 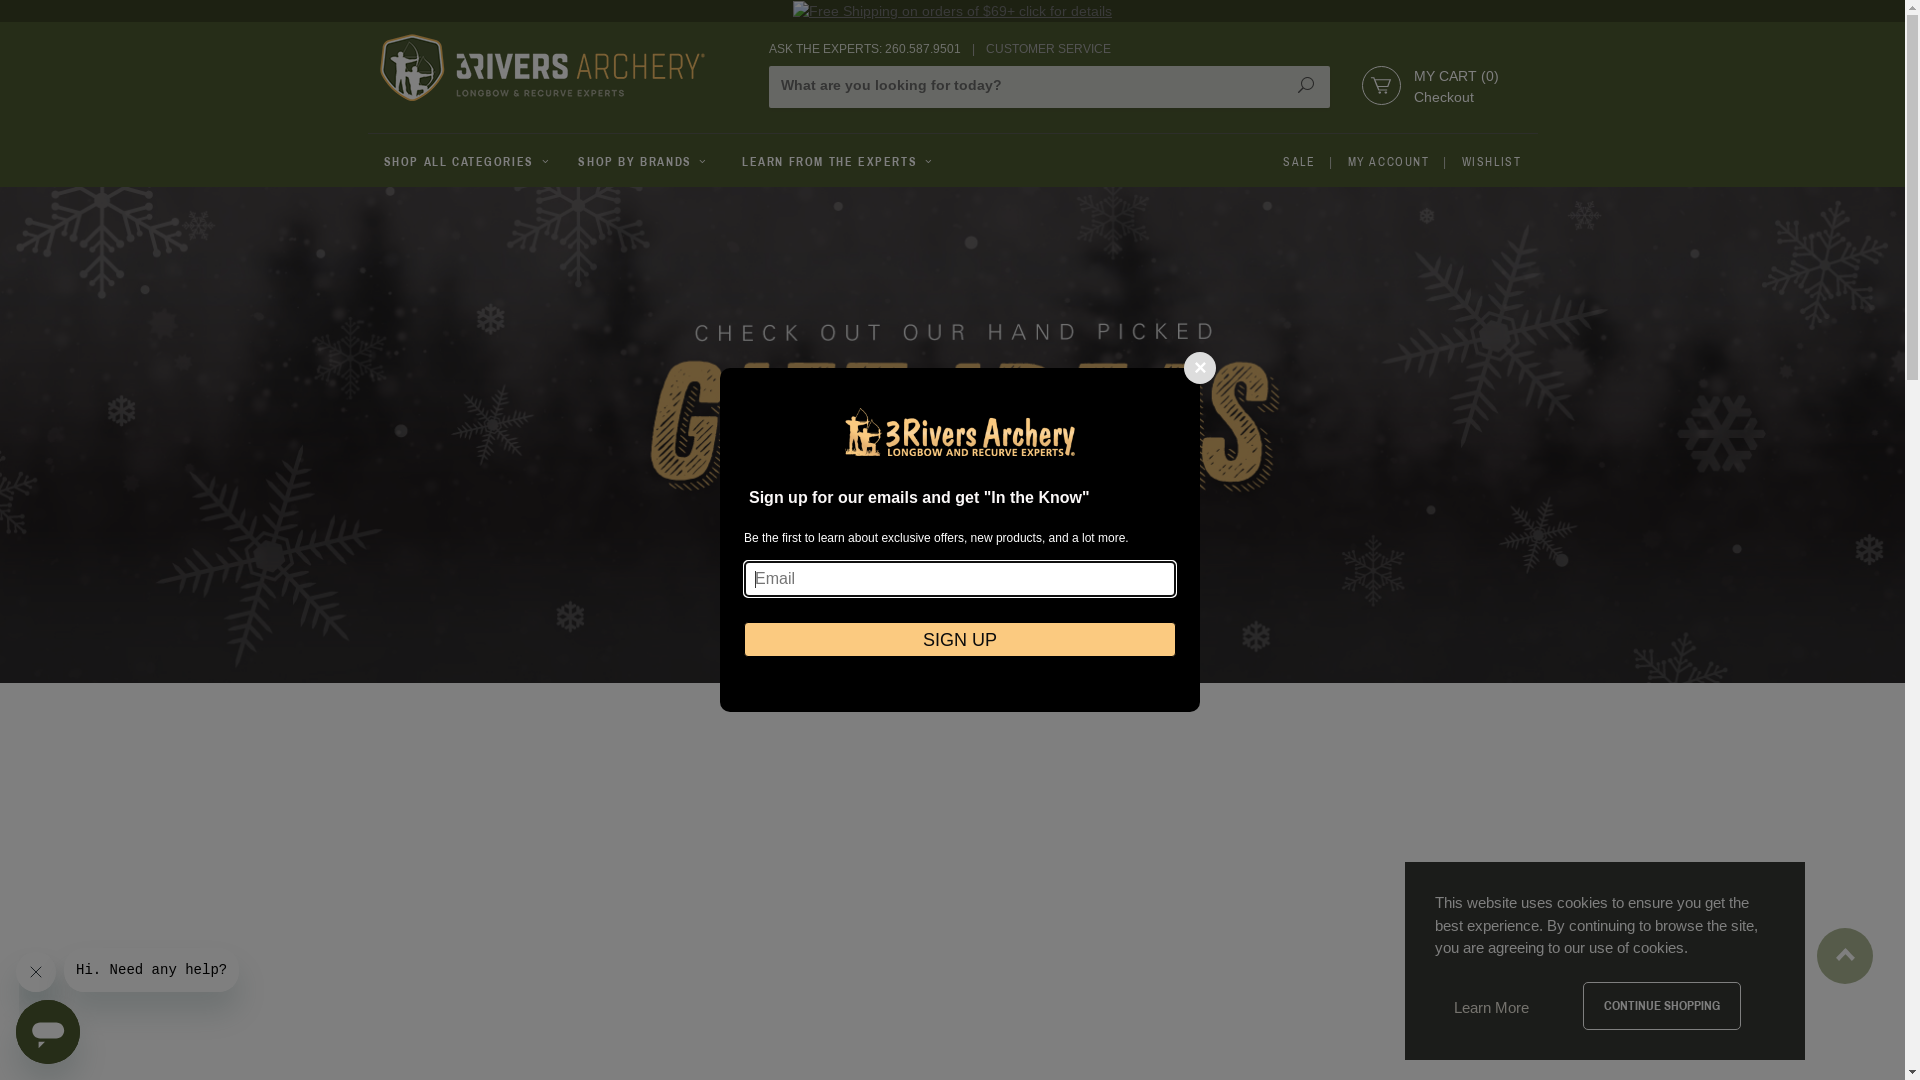 I want to click on 'CONTINUE SHOPPING', so click(x=1661, y=1006).